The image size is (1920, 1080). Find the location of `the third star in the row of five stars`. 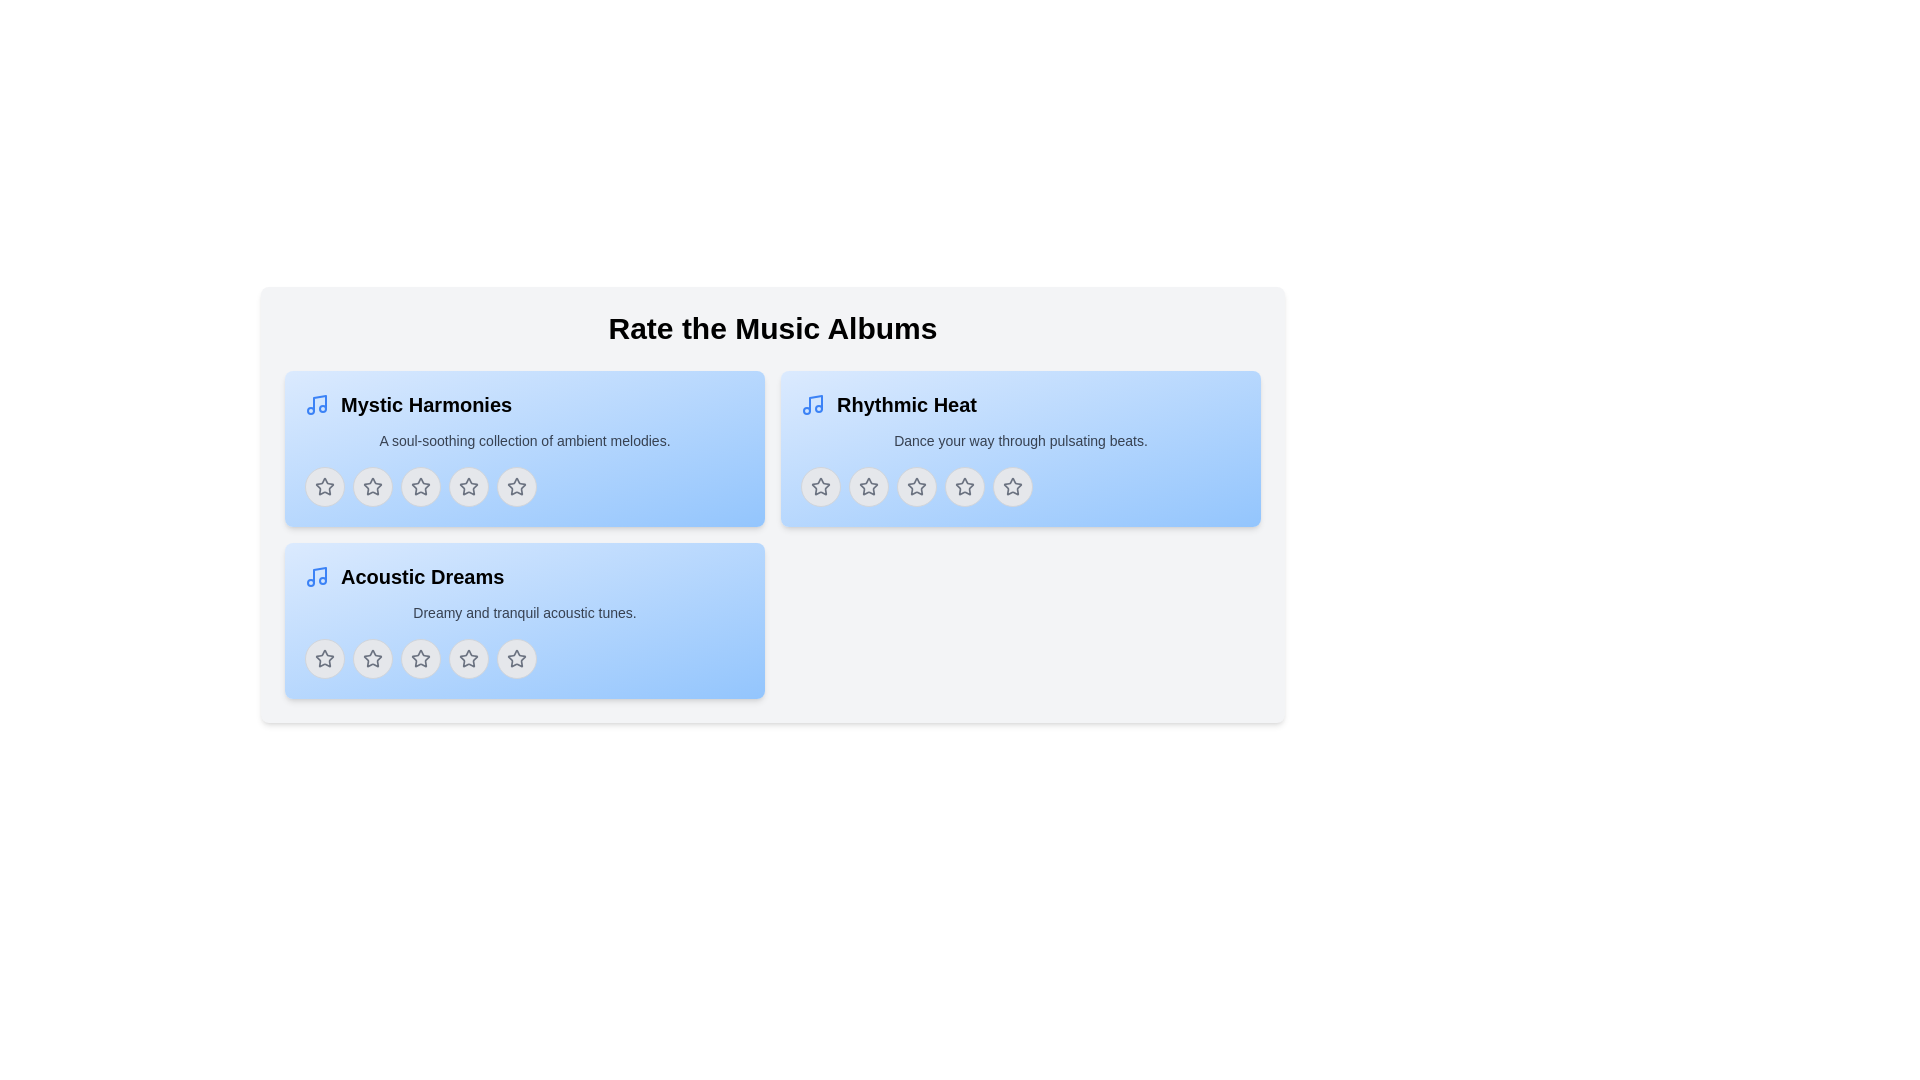

the third star in the row of five stars is located at coordinates (915, 486).